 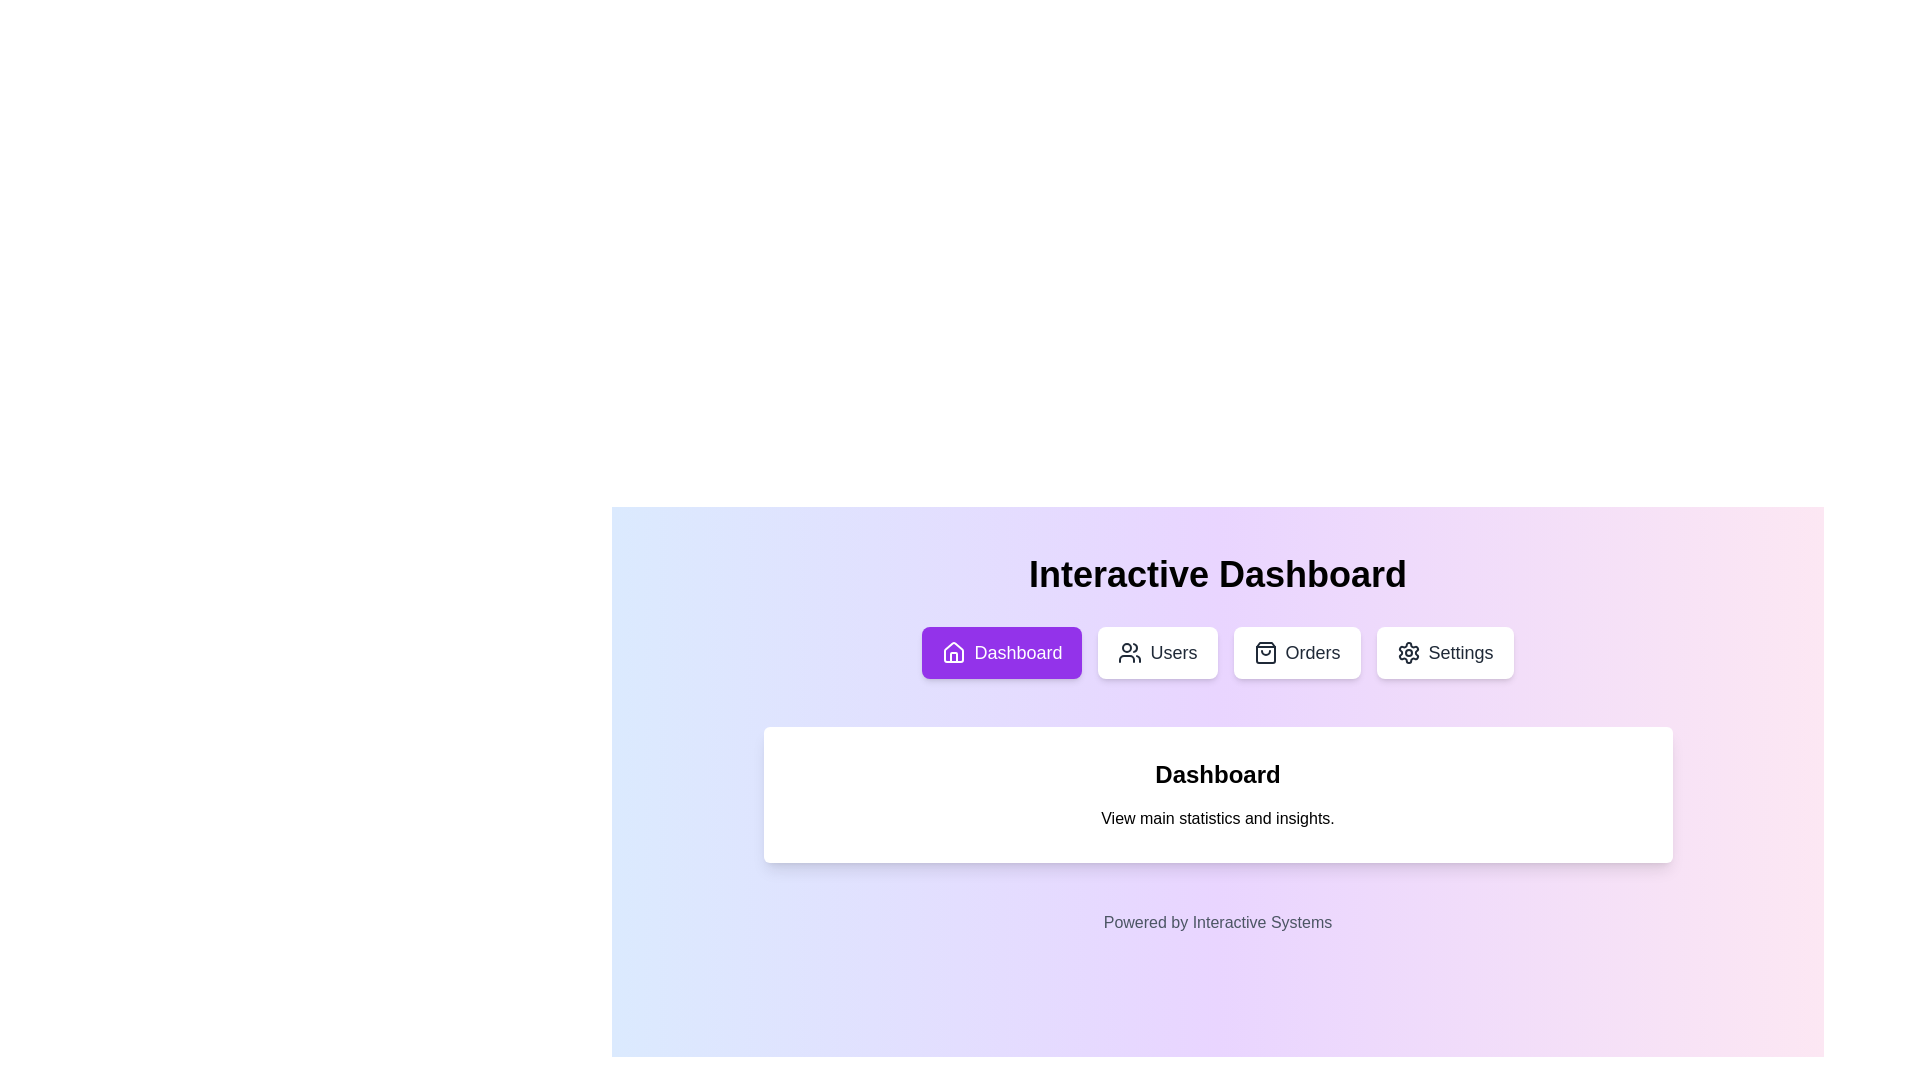 I want to click on the cogwheel-shaped icon inside the 'Settings' button section at the top right of the navigation bar, so click(x=1407, y=652).